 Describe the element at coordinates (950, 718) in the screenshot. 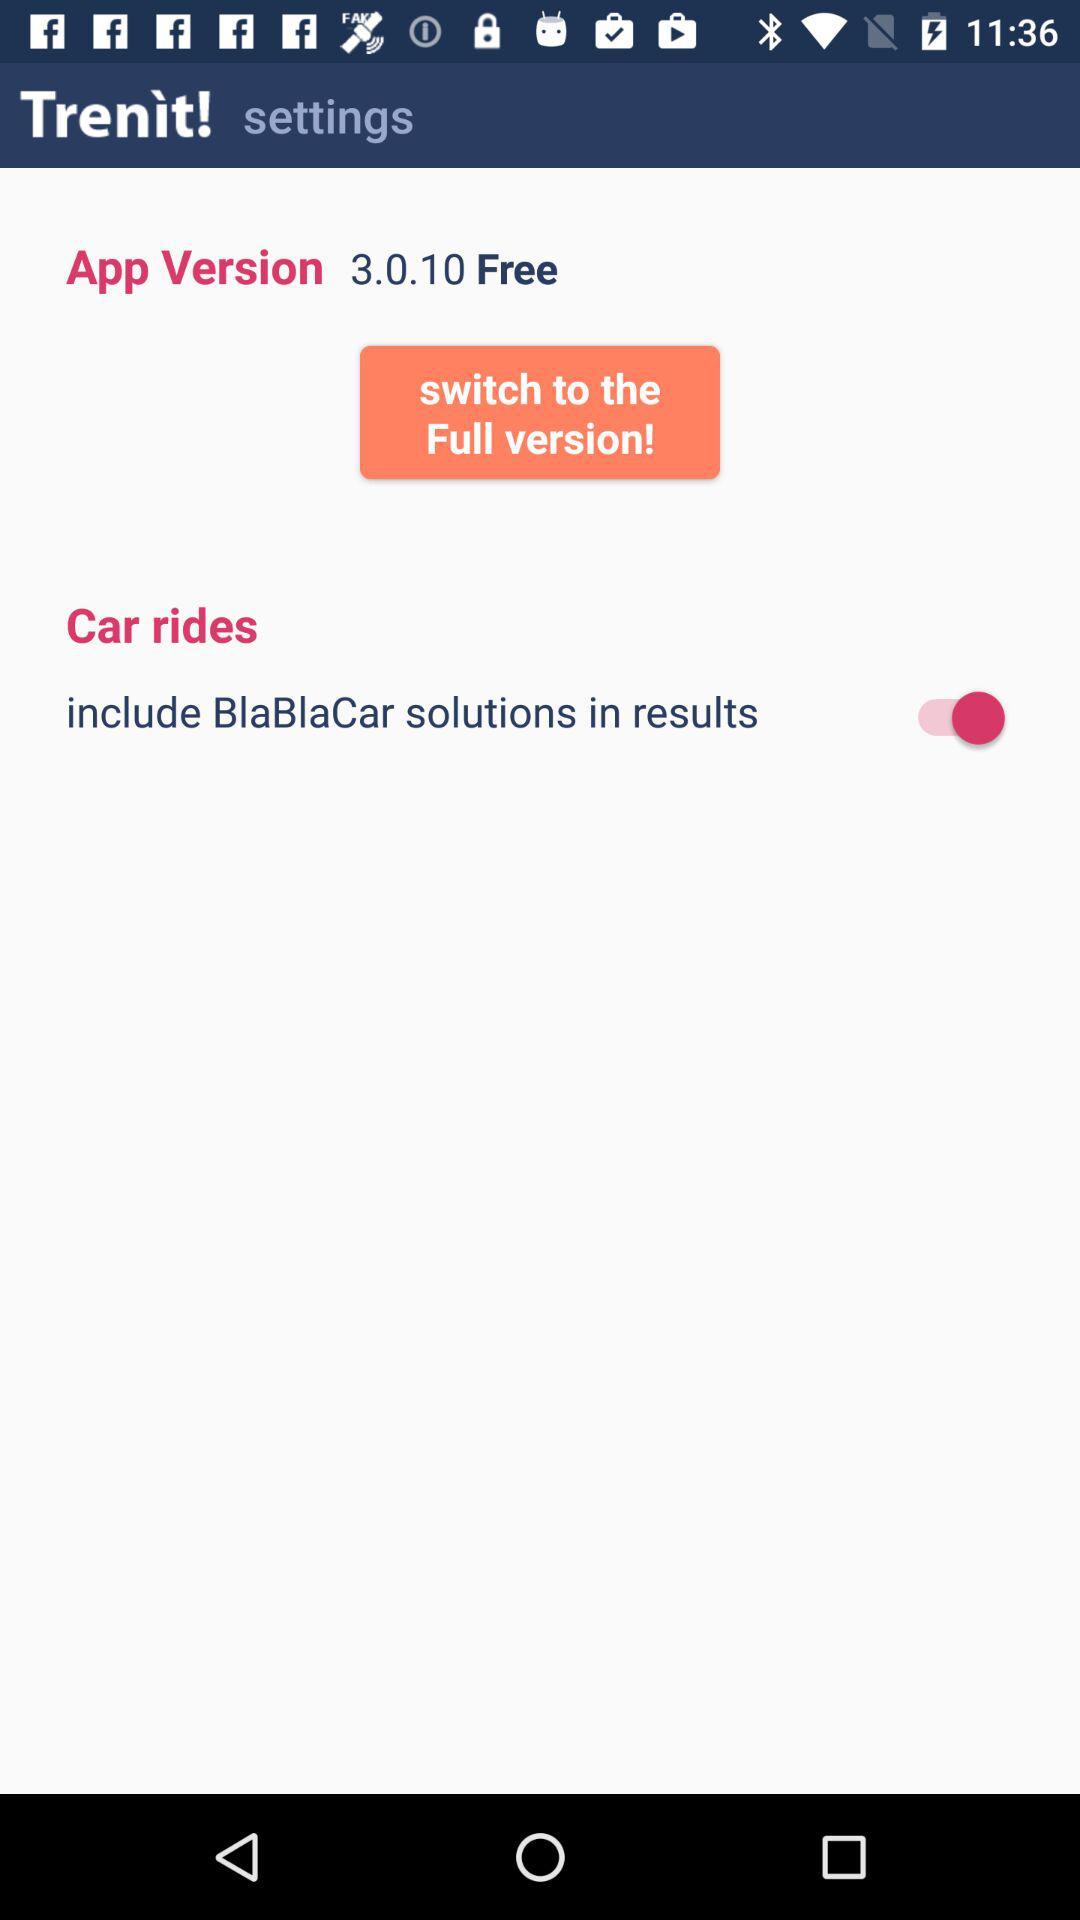

I see `blablacare results` at that location.